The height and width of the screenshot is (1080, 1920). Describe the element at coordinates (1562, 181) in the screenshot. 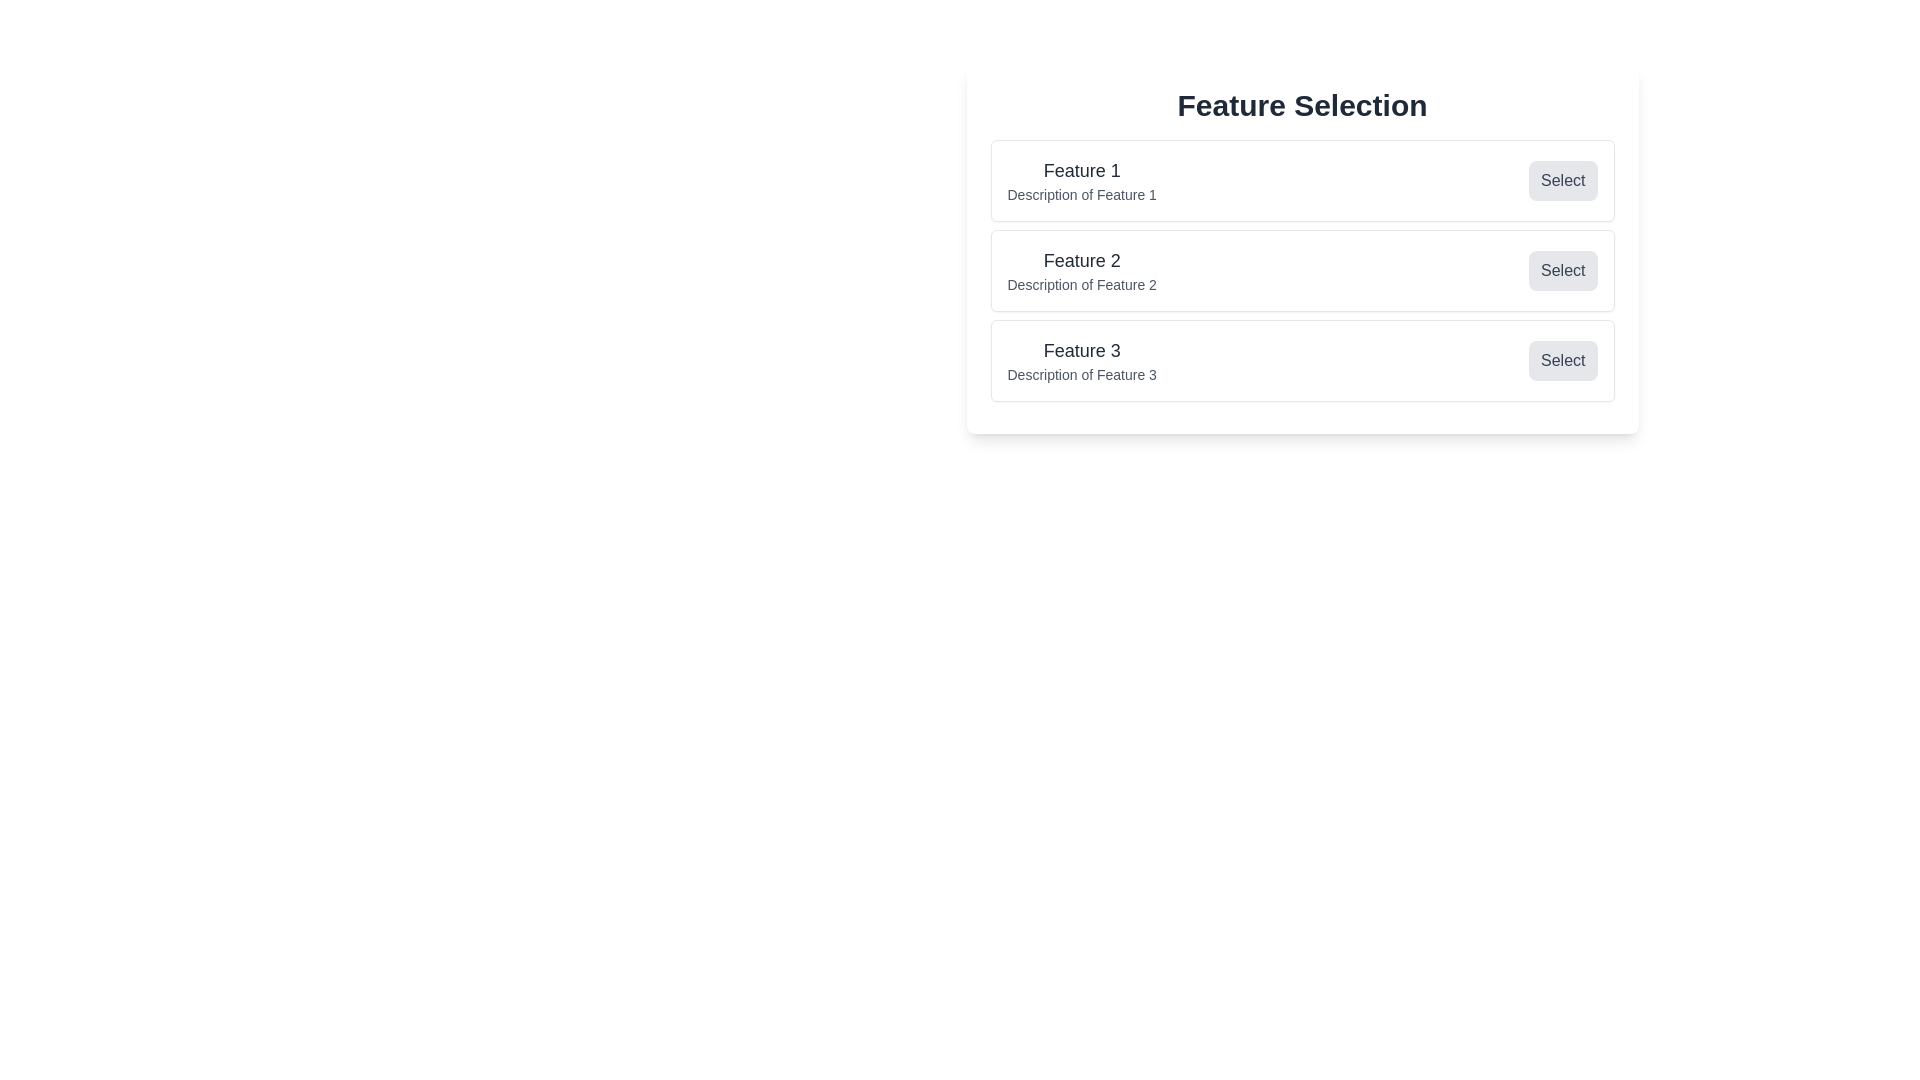

I see `the button on the right edge of the first row` at that location.